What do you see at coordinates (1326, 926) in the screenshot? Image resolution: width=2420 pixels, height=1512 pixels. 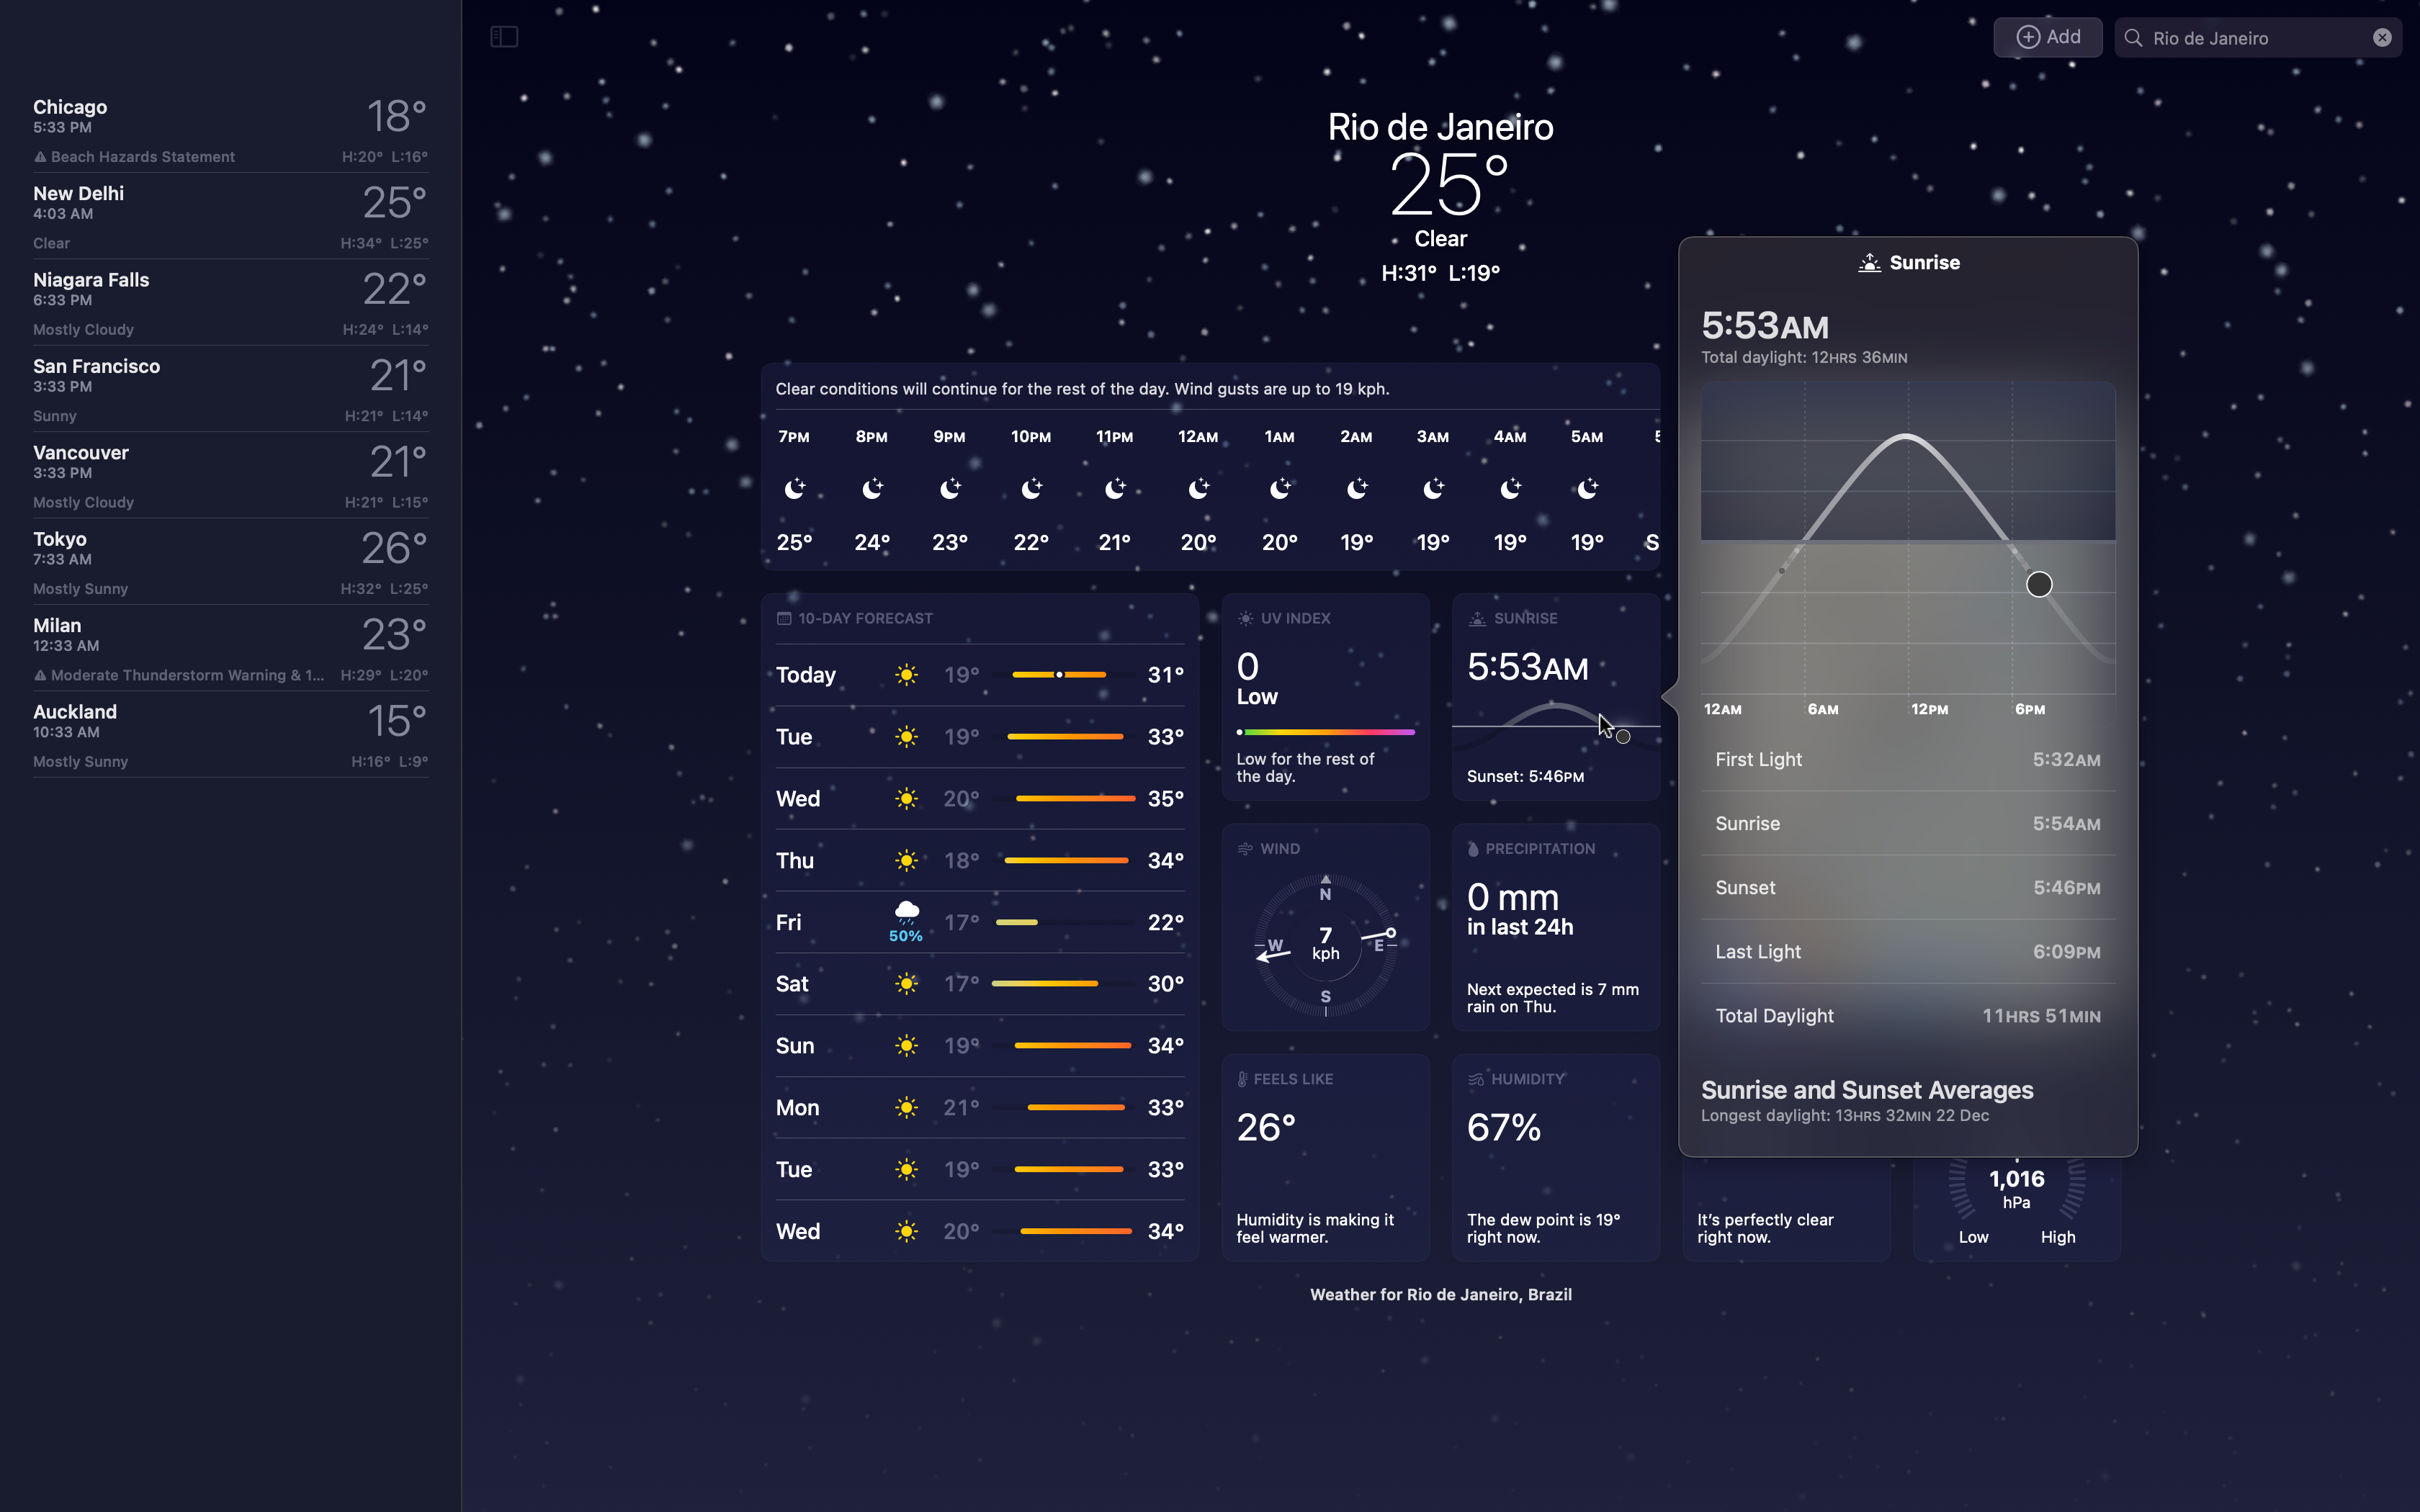 I see `Verify wind velocity of Rio de Janeiro` at bounding box center [1326, 926].